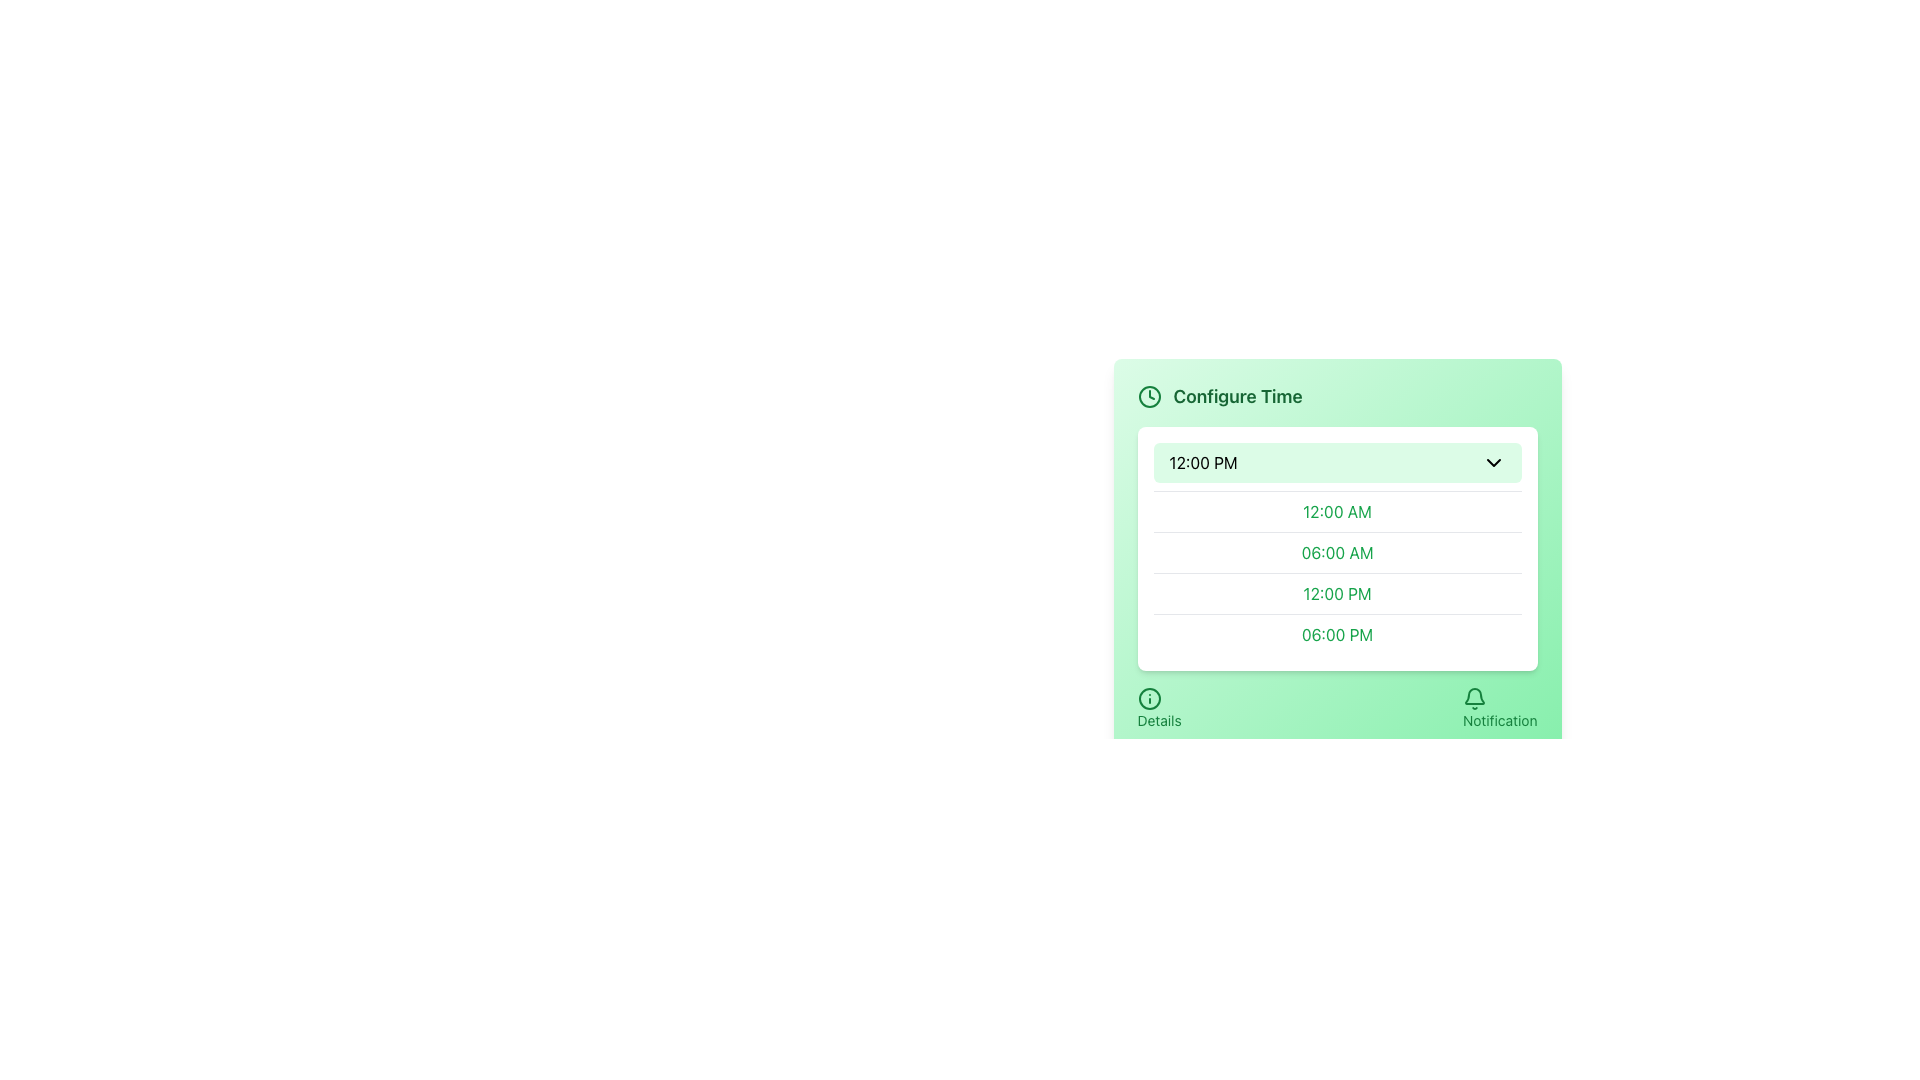 Image resolution: width=1920 pixels, height=1080 pixels. Describe the element at coordinates (1337, 511) in the screenshot. I see `the first item in the dropdown menu` at that location.